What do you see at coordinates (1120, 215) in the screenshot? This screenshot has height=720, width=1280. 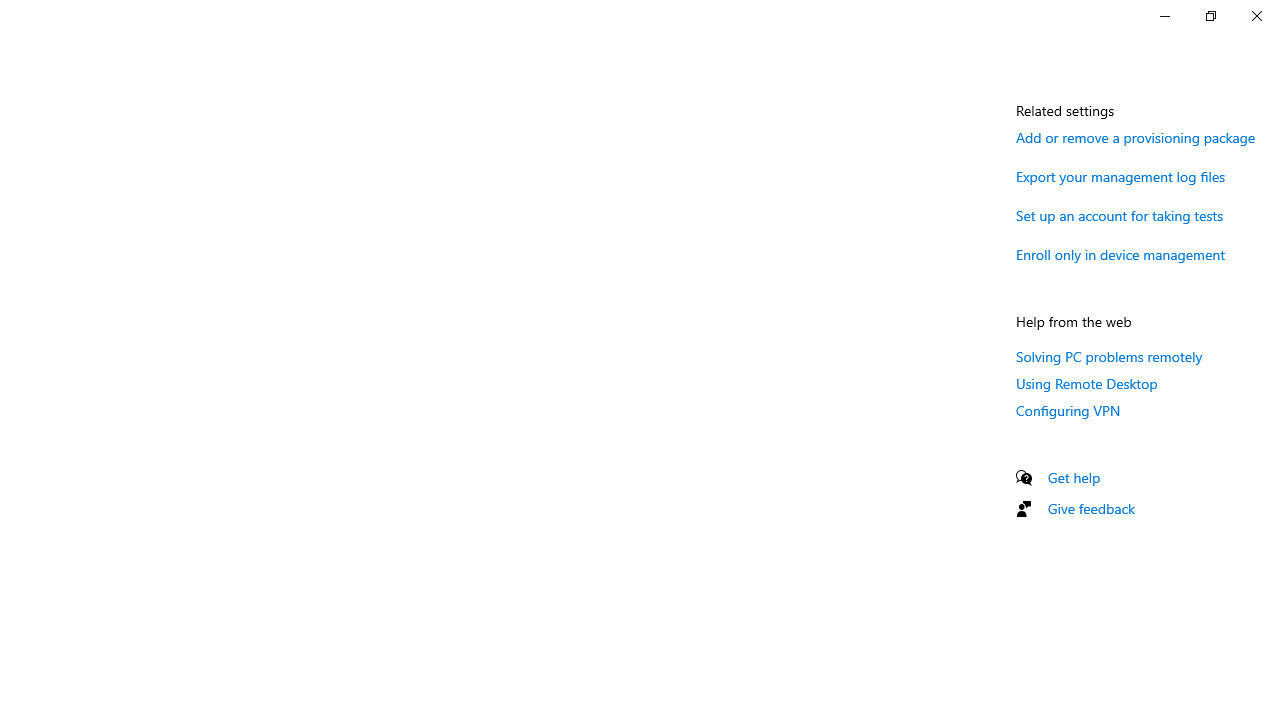 I see `'Set up an account for taking tests'` at bounding box center [1120, 215].